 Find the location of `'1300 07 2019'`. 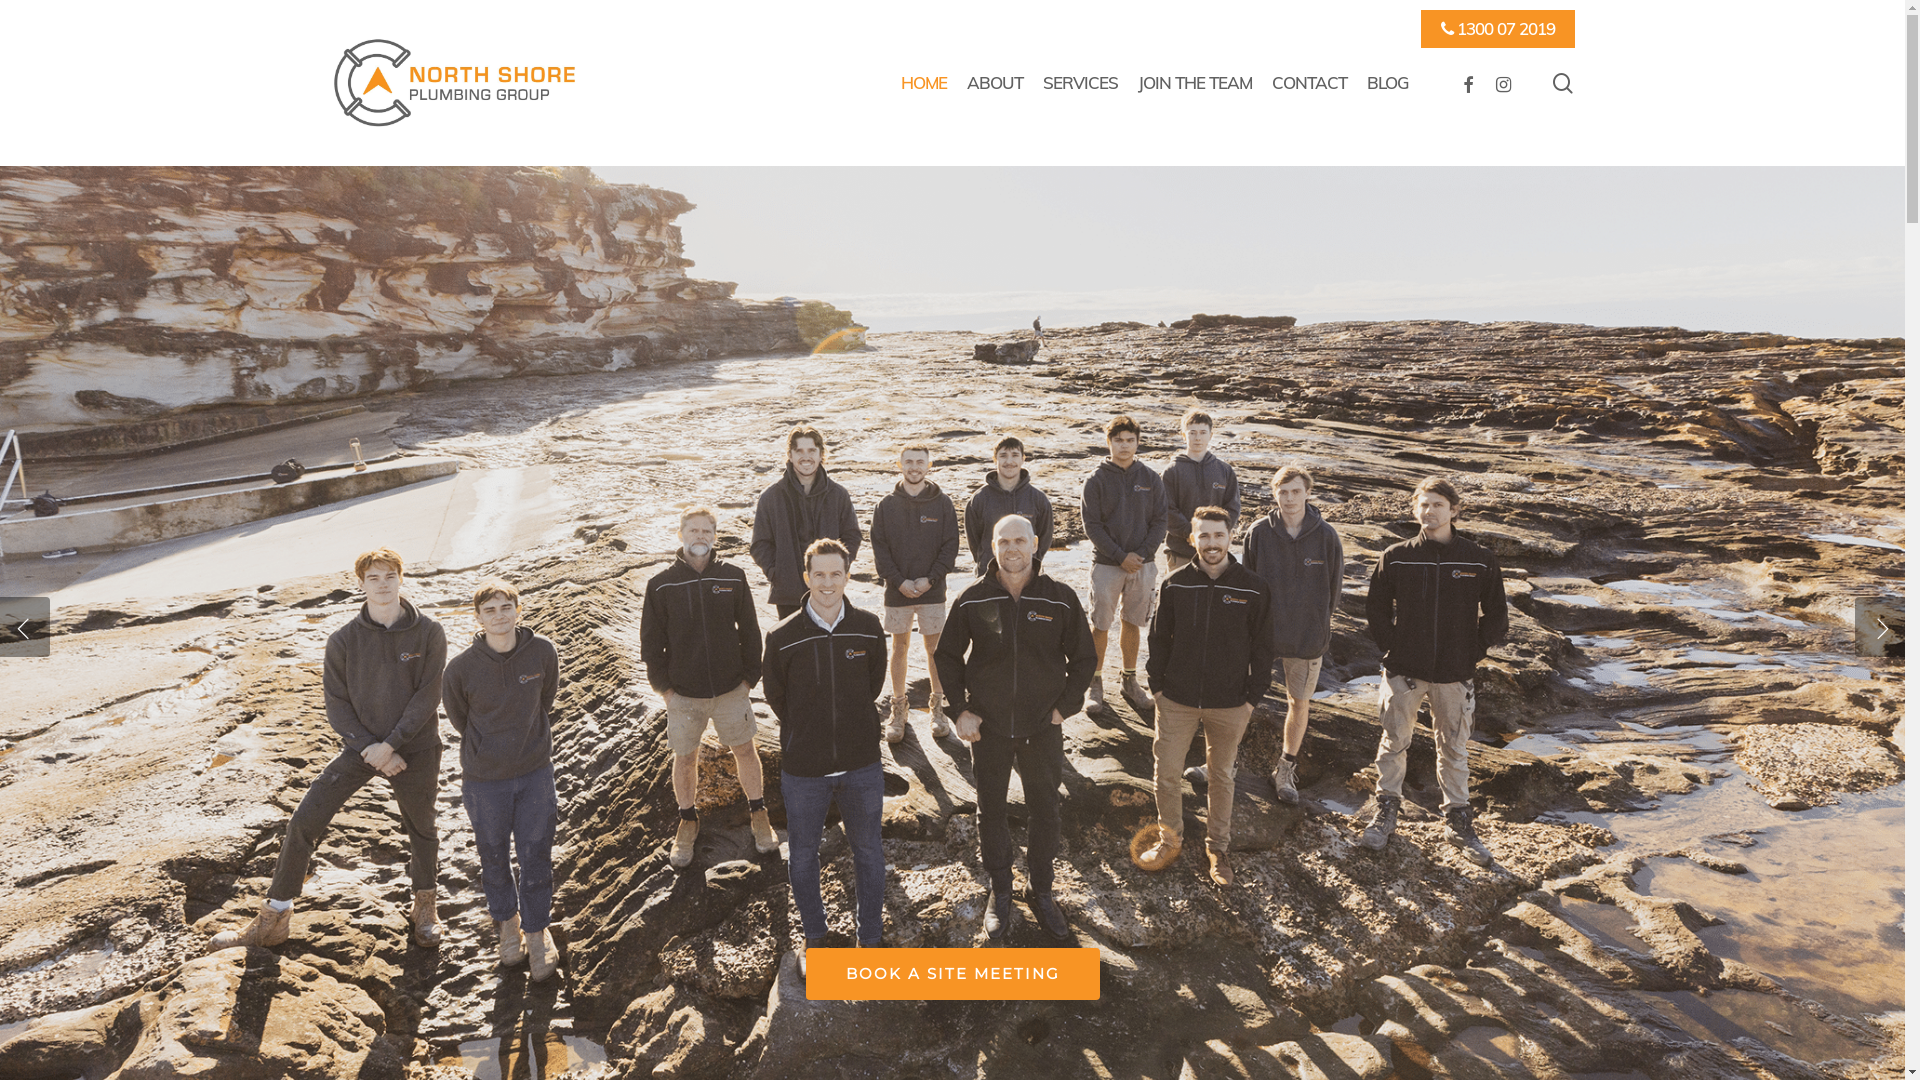

'1300 07 2019' is located at coordinates (1497, 29).